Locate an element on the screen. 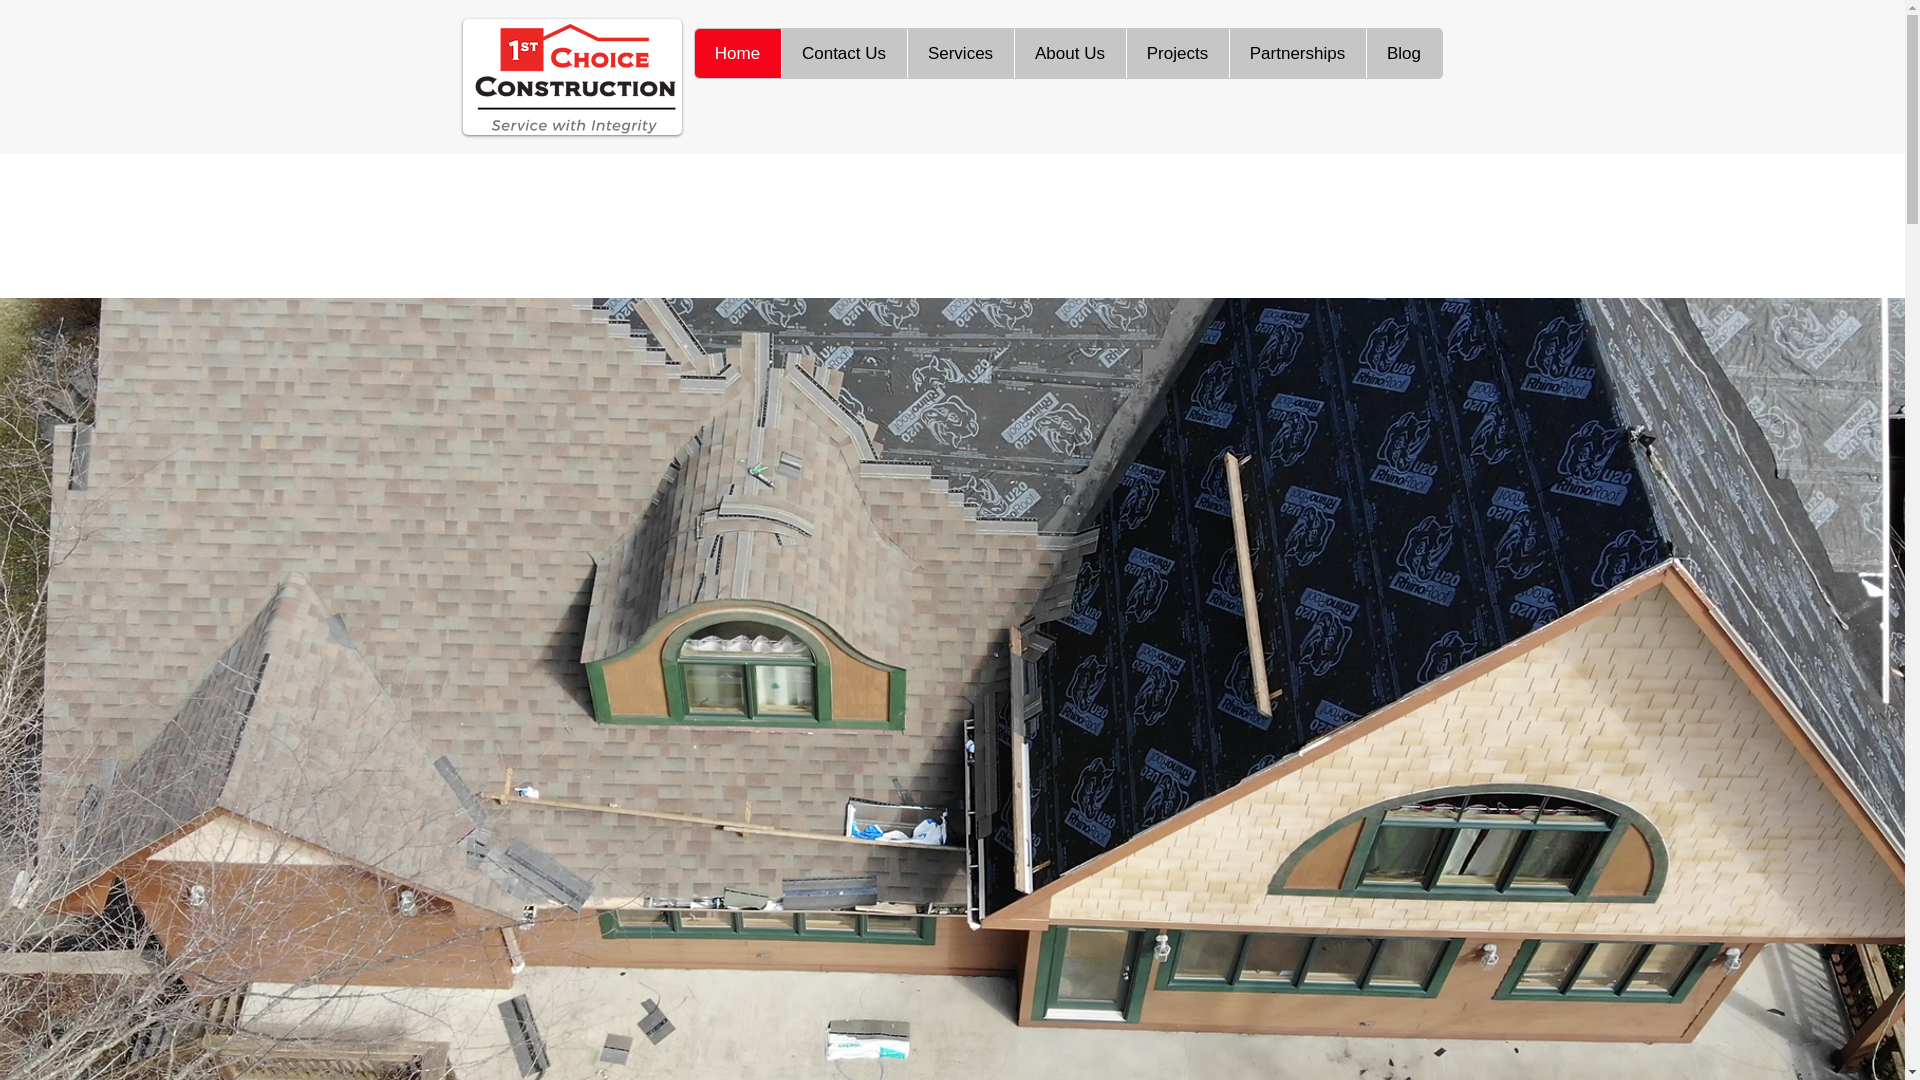  'Partnerships' is located at coordinates (1296, 52).